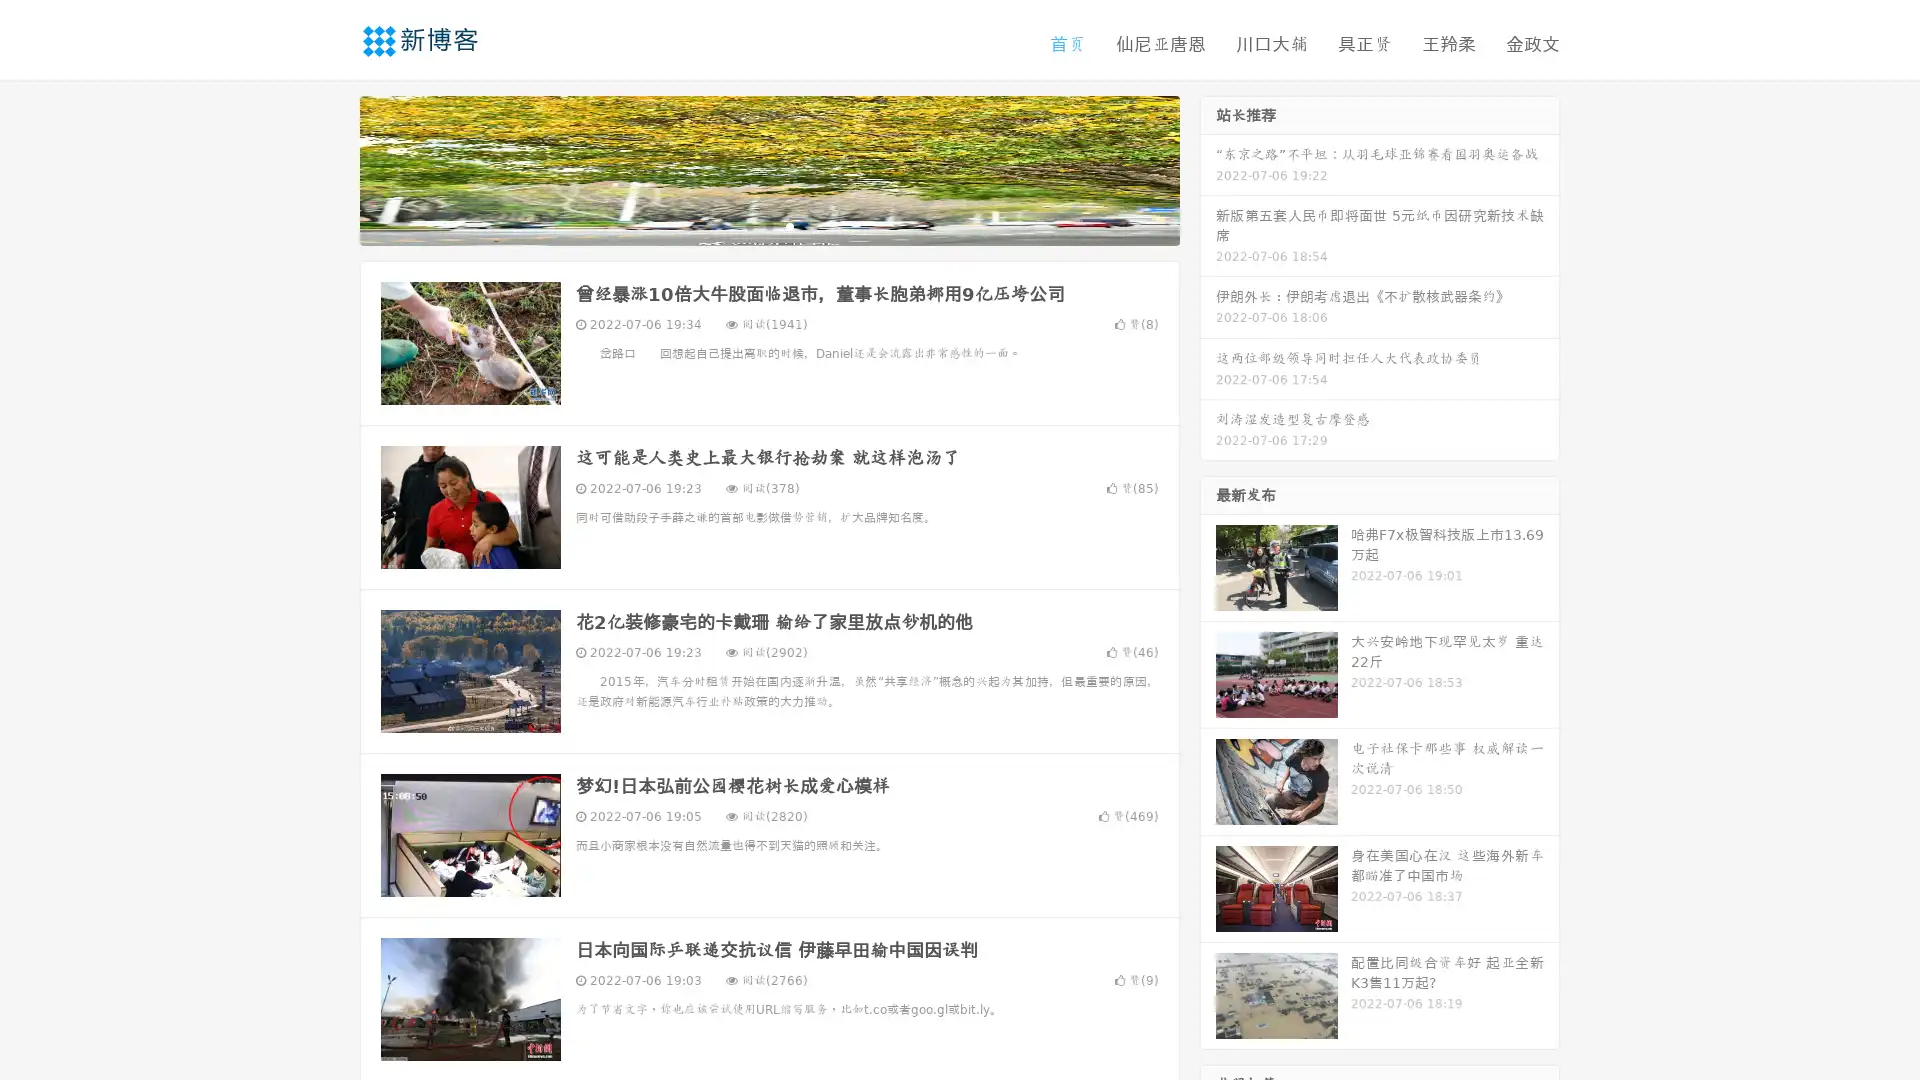 The image size is (1920, 1080). What do you see at coordinates (748, 225) in the screenshot?
I see `Go to slide 1` at bounding box center [748, 225].